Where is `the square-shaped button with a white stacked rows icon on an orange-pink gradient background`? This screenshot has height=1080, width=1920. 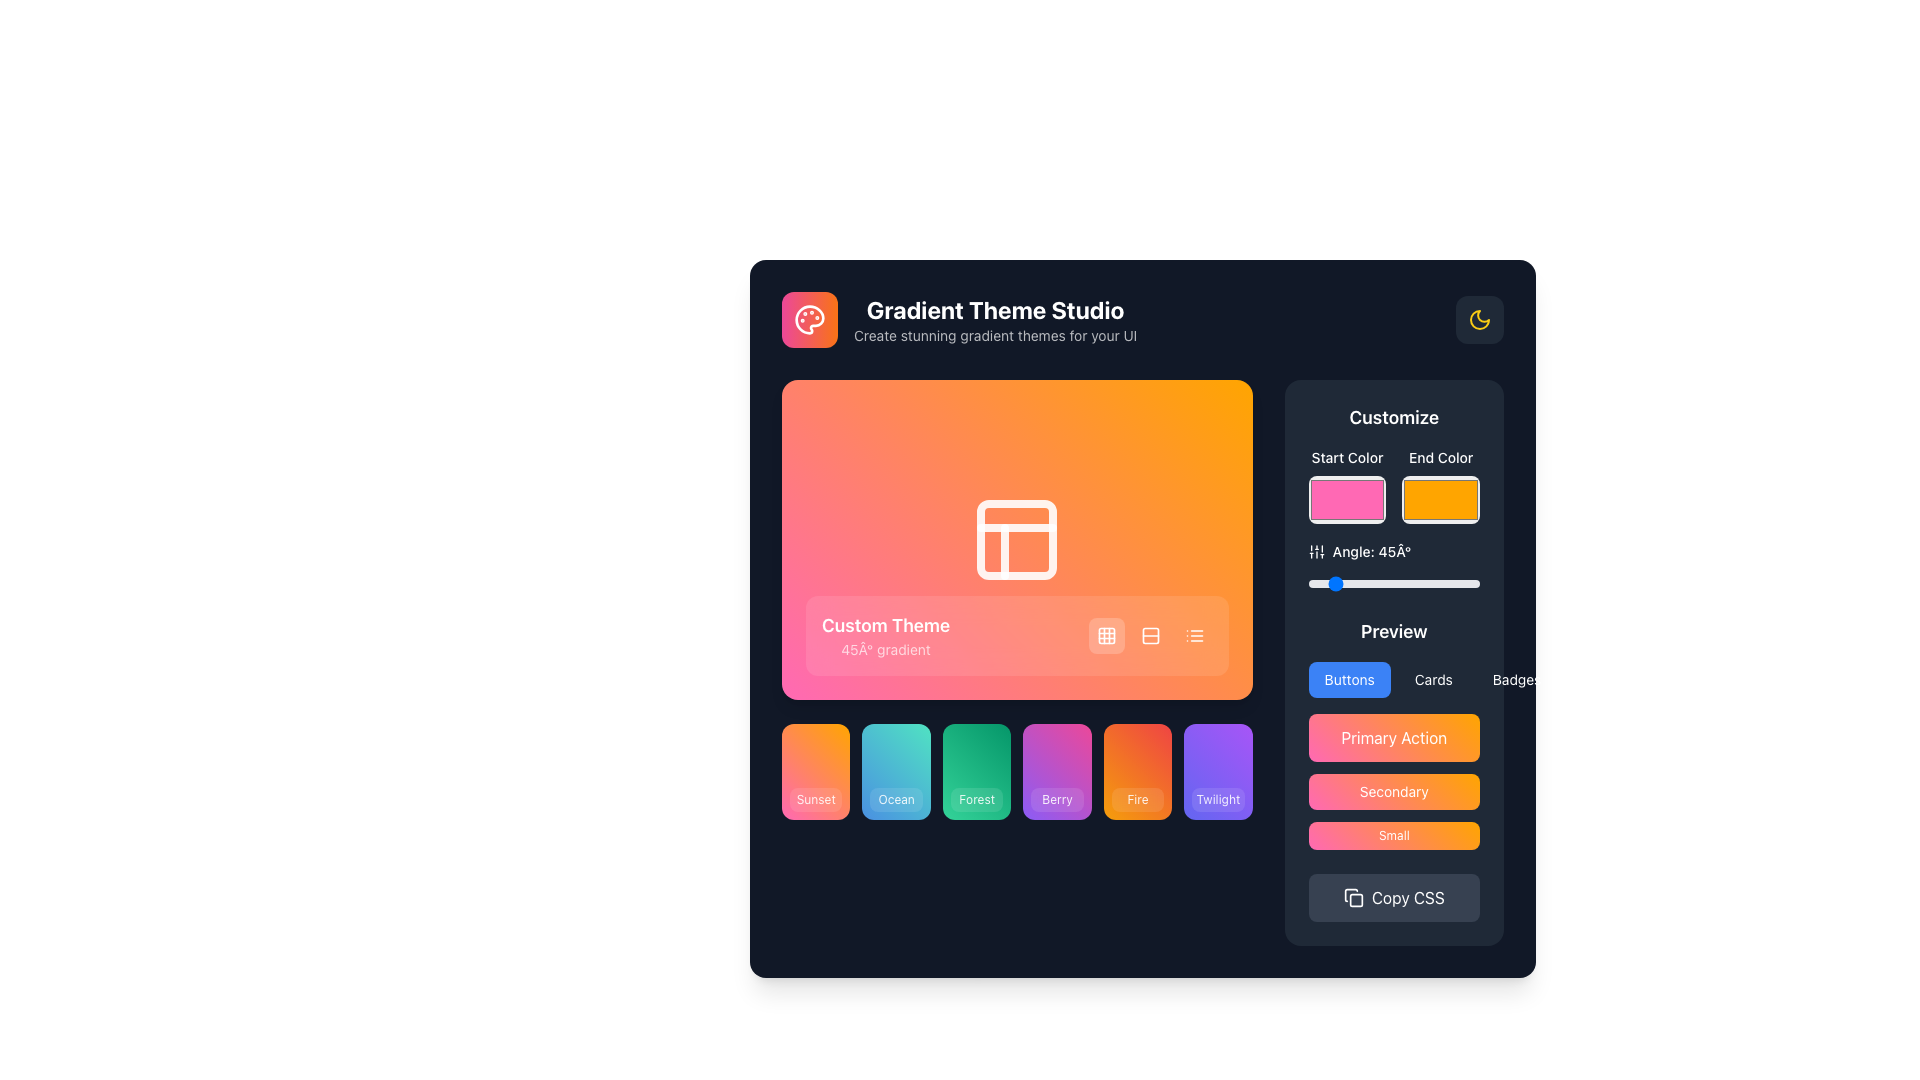 the square-shaped button with a white stacked rows icon on an orange-pink gradient background is located at coordinates (1150, 636).